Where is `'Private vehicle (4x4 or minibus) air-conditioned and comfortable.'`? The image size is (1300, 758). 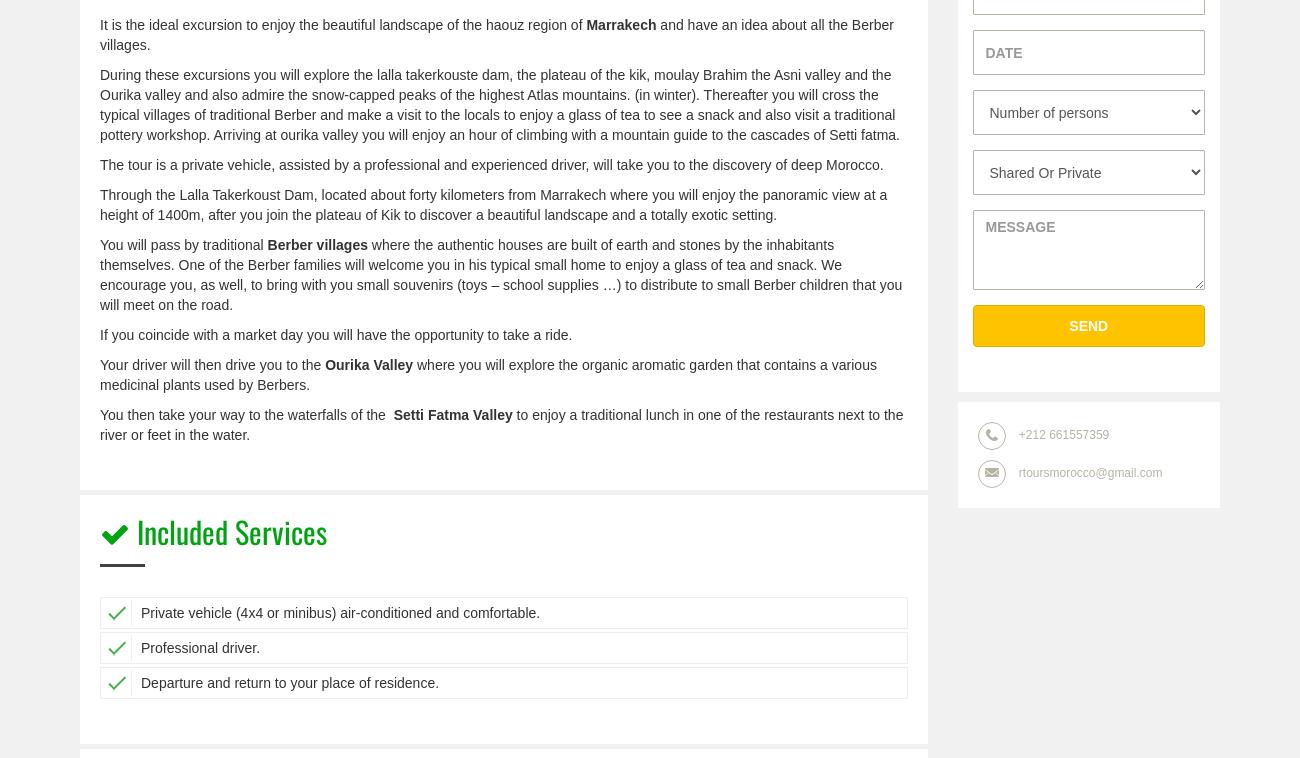 'Private vehicle (4x4 or minibus) air-conditioned and comfortable.' is located at coordinates (339, 612).